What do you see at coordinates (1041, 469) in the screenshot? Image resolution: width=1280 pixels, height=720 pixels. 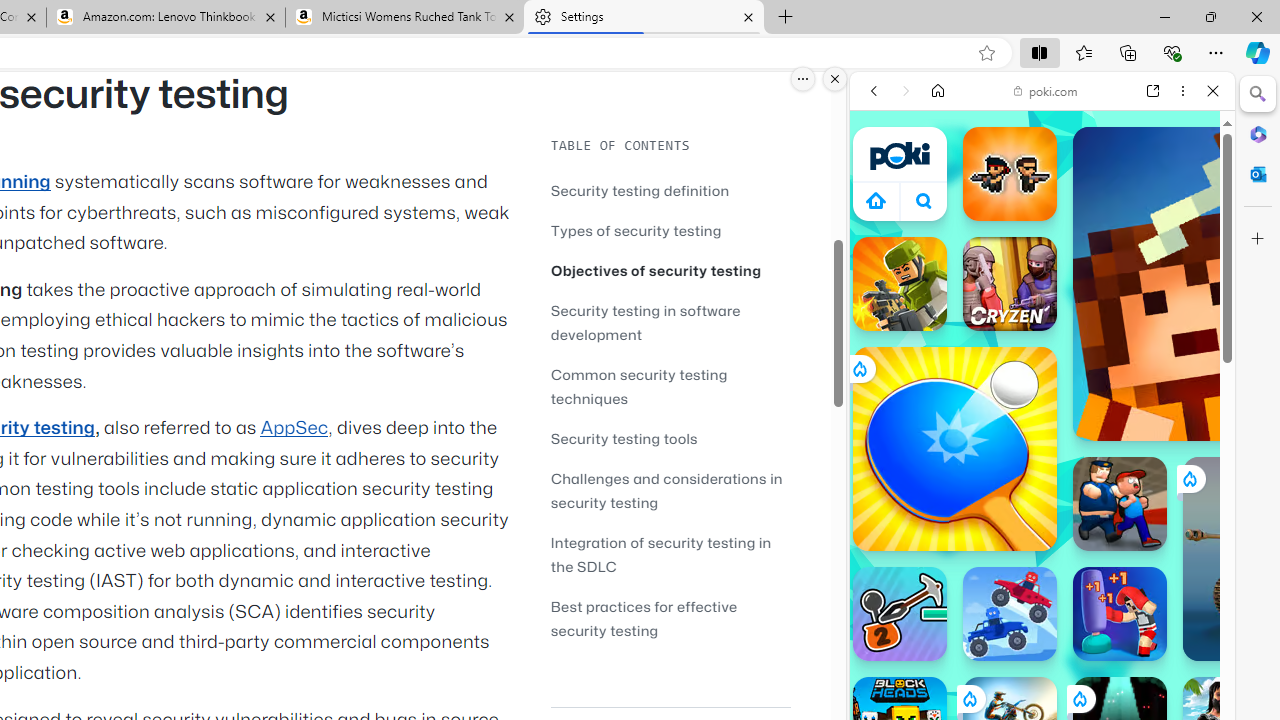 I see `'Car Games'` at bounding box center [1041, 469].